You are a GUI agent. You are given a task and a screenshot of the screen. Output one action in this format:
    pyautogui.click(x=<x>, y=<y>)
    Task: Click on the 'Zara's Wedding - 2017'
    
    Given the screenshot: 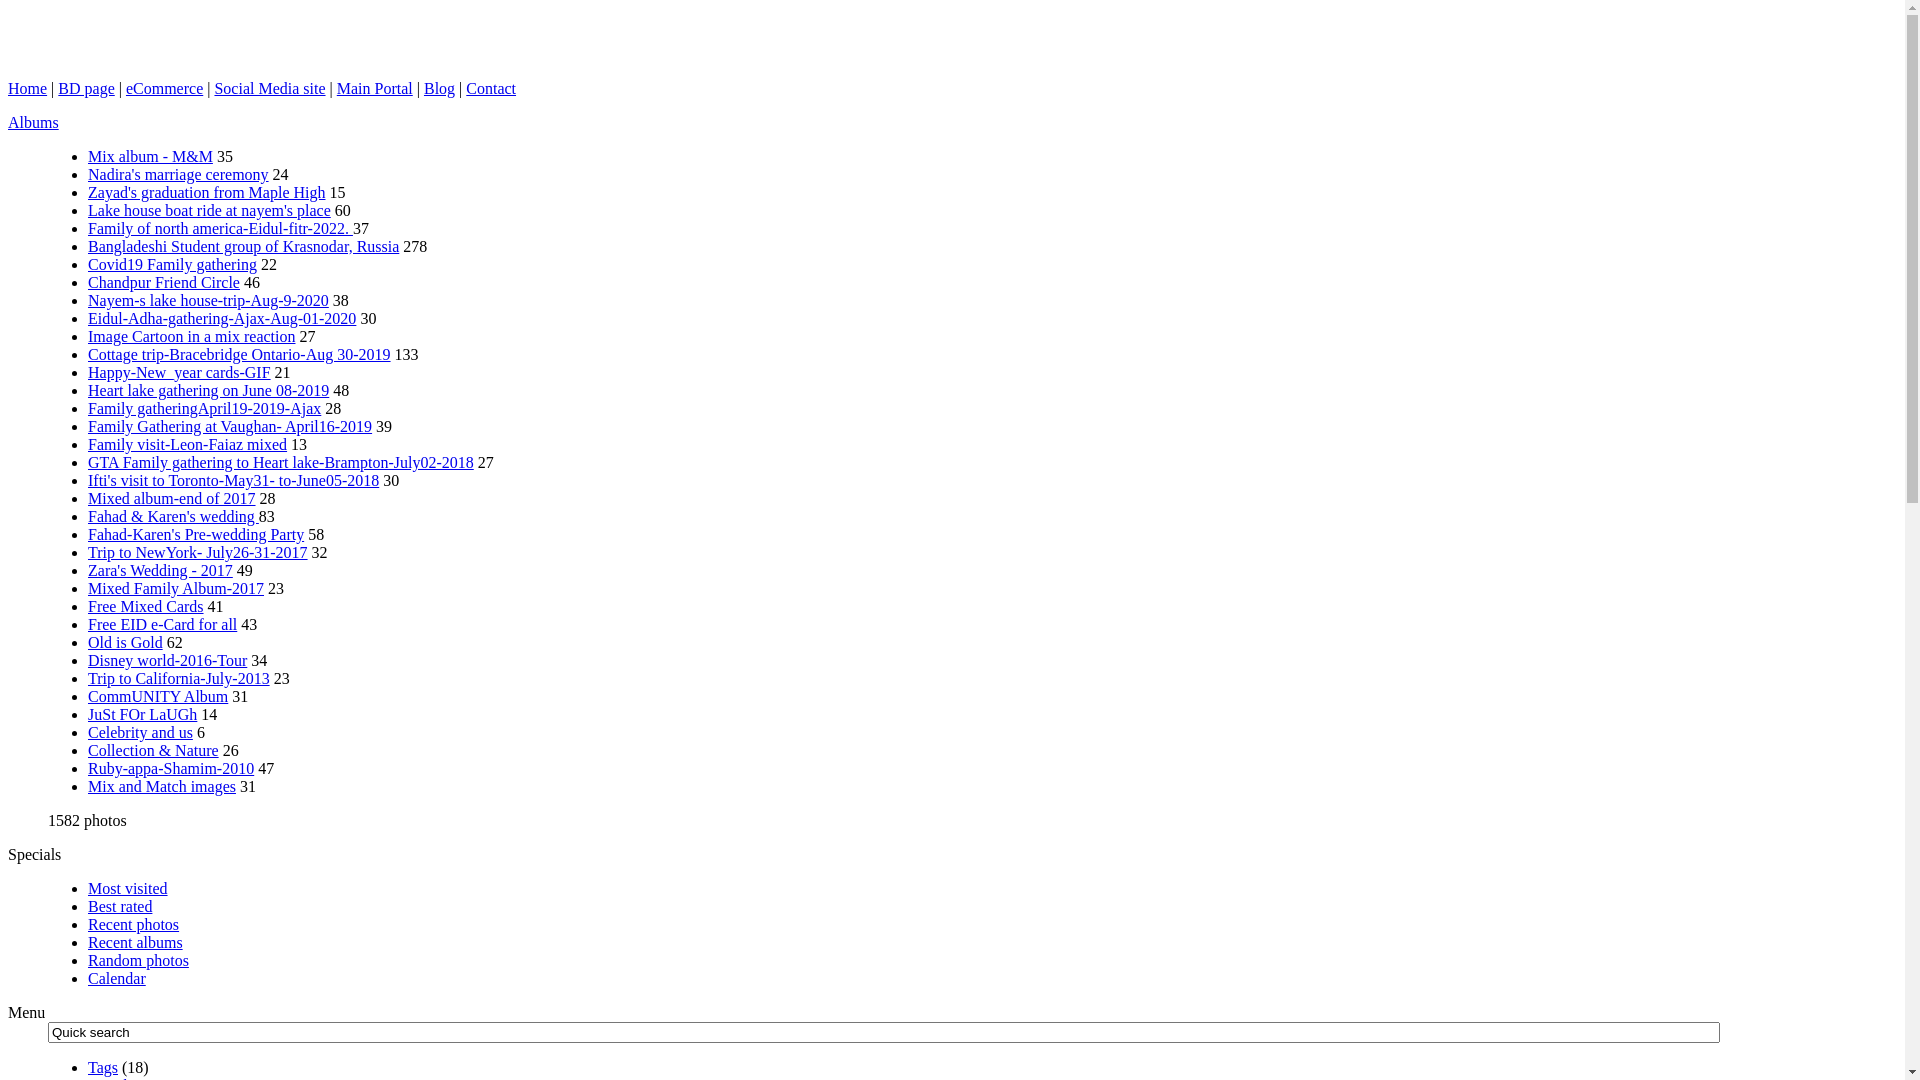 What is the action you would take?
    pyautogui.click(x=160, y=570)
    